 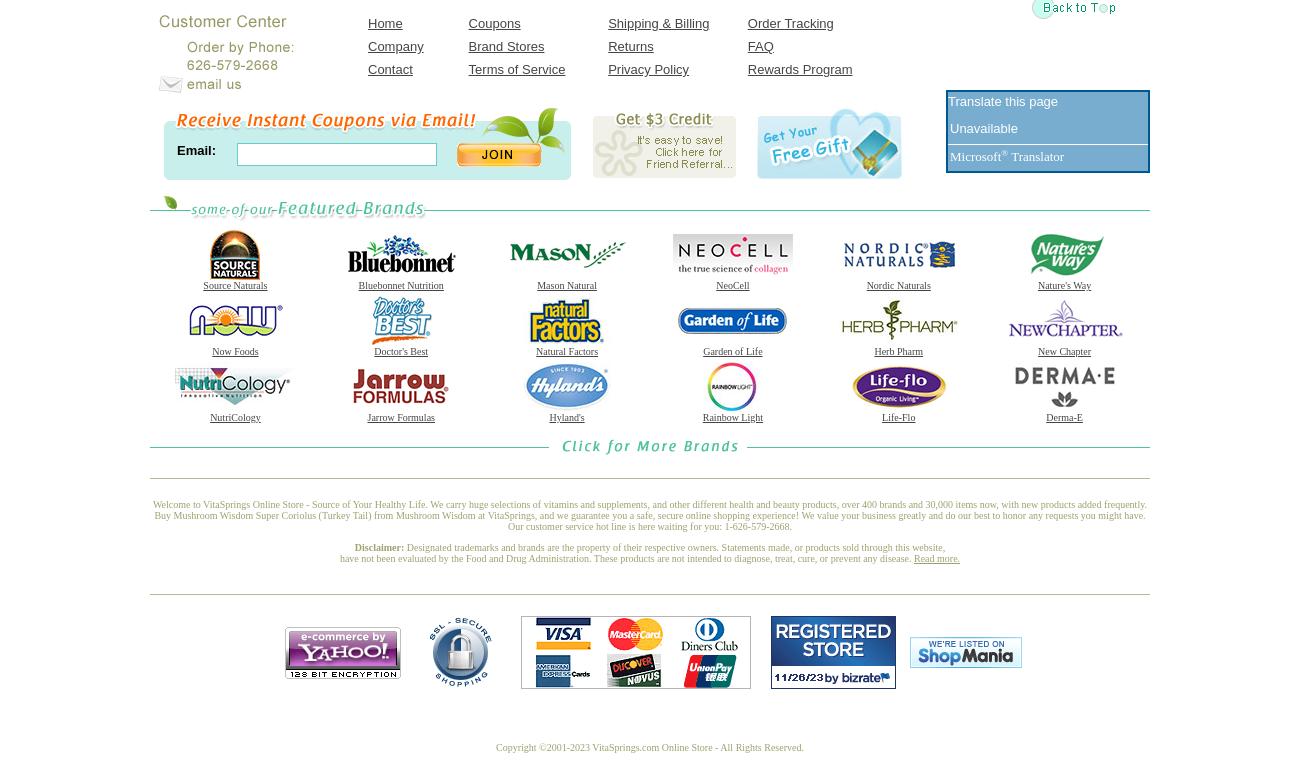 What do you see at coordinates (400, 417) in the screenshot?
I see `'Jarrow Formulas'` at bounding box center [400, 417].